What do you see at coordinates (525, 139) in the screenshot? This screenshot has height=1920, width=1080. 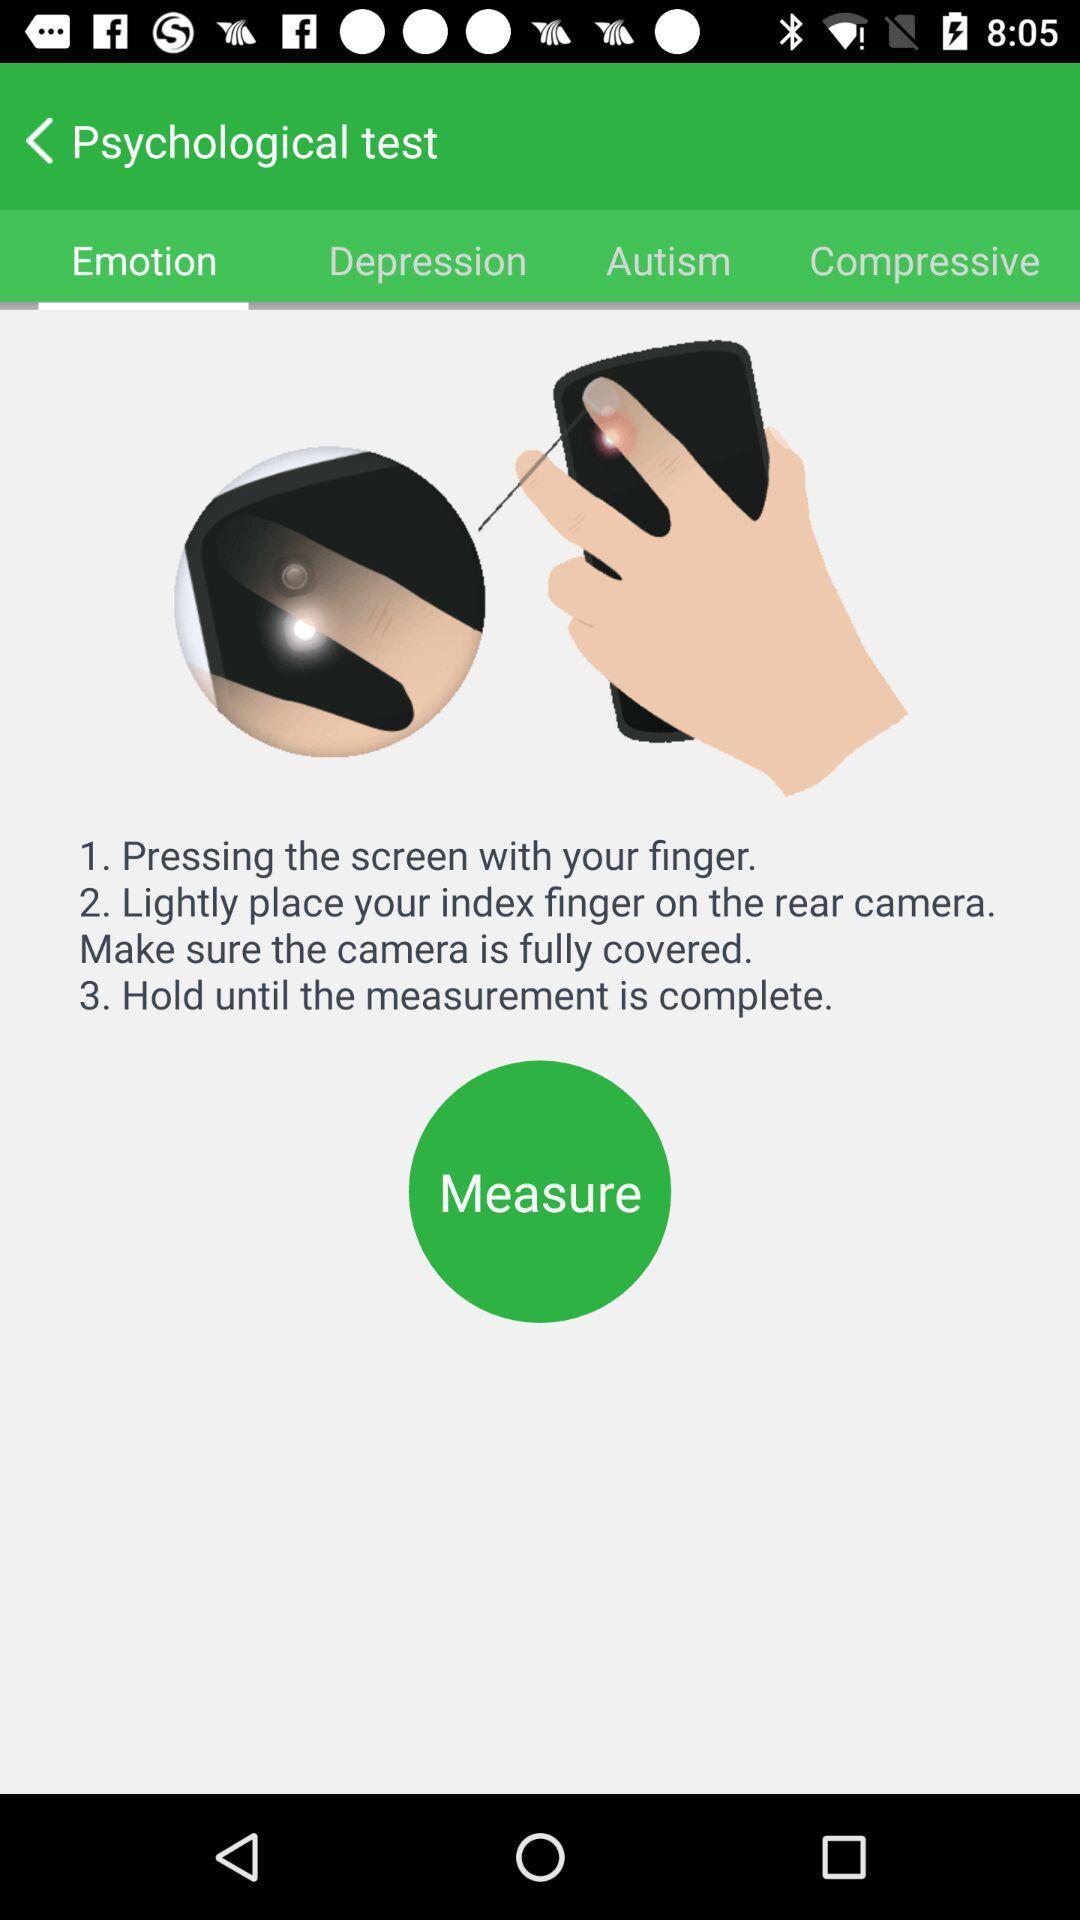 I see `psychological test item` at bounding box center [525, 139].